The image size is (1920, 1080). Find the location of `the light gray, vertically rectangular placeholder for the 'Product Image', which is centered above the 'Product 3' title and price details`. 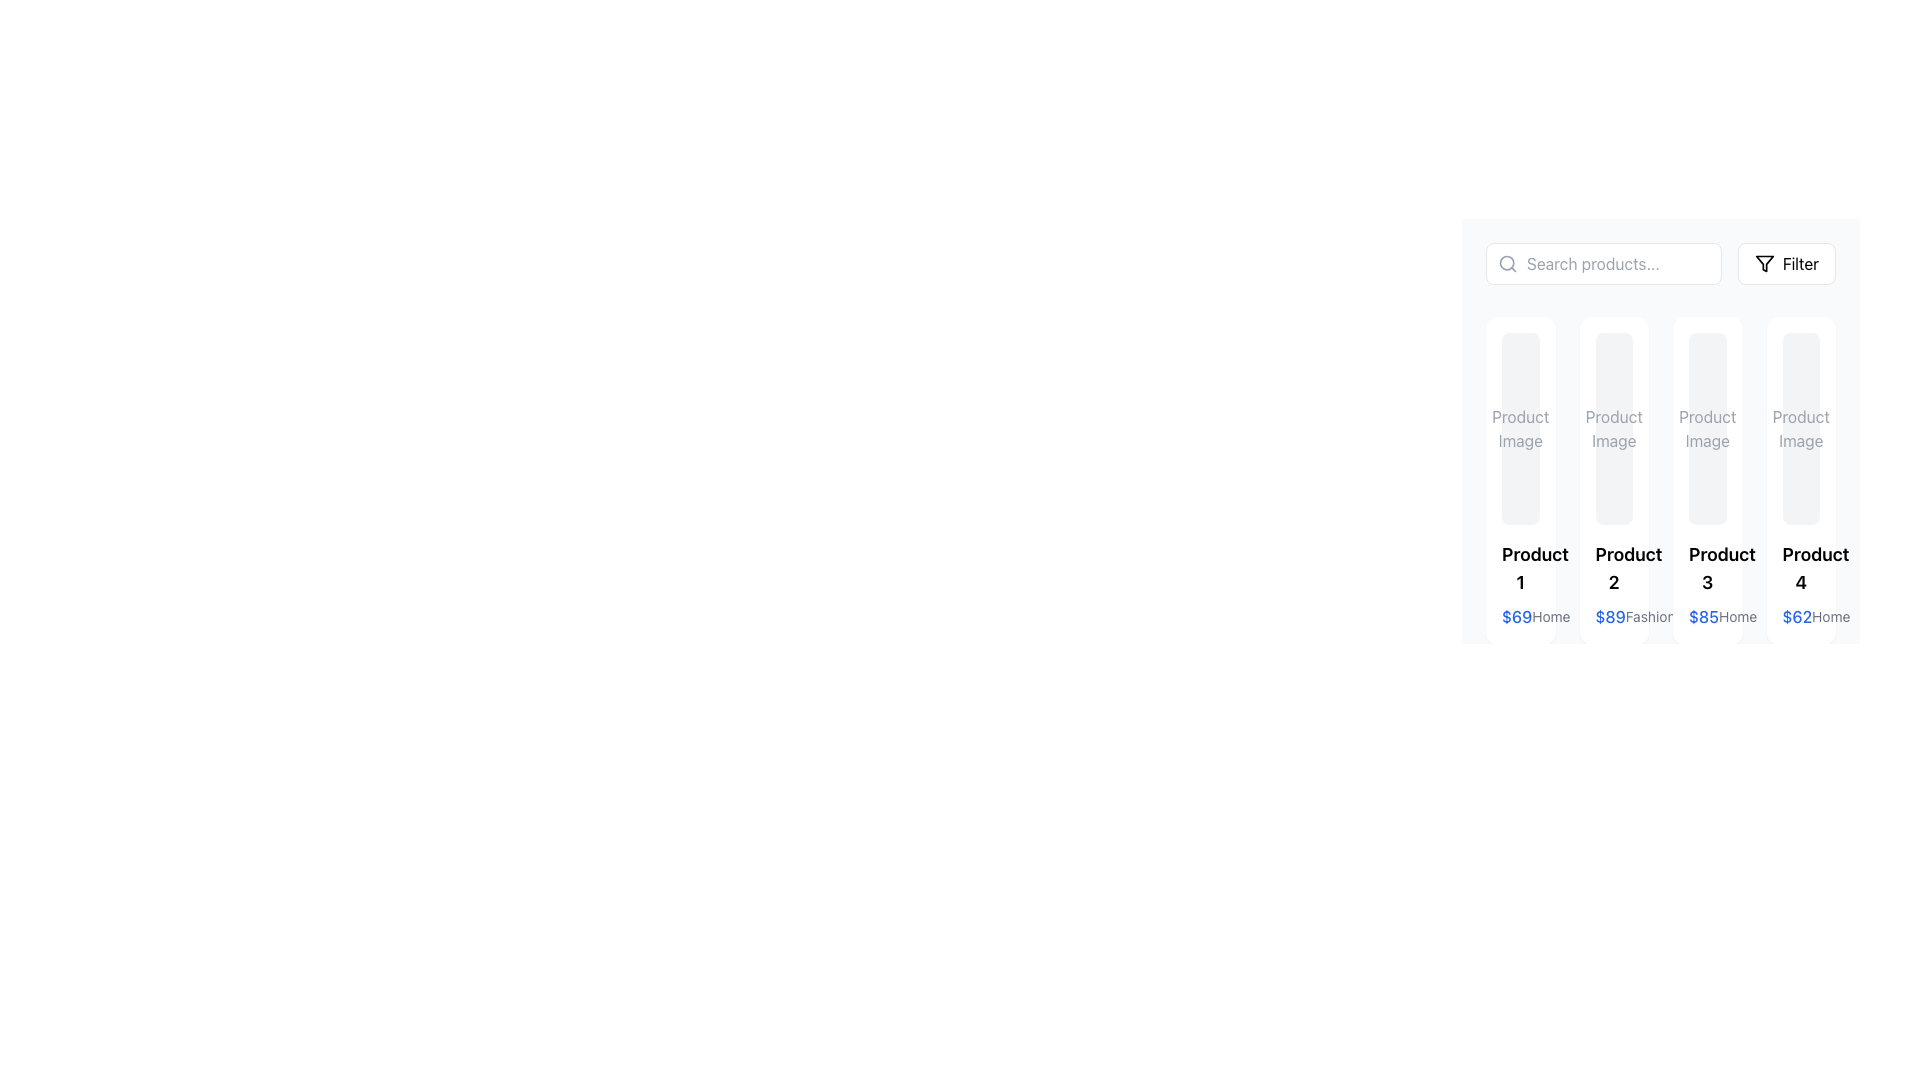

the light gray, vertically rectangular placeholder for the 'Product Image', which is centered above the 'Product 3' title and price details is located at coordinates (1706, 427).